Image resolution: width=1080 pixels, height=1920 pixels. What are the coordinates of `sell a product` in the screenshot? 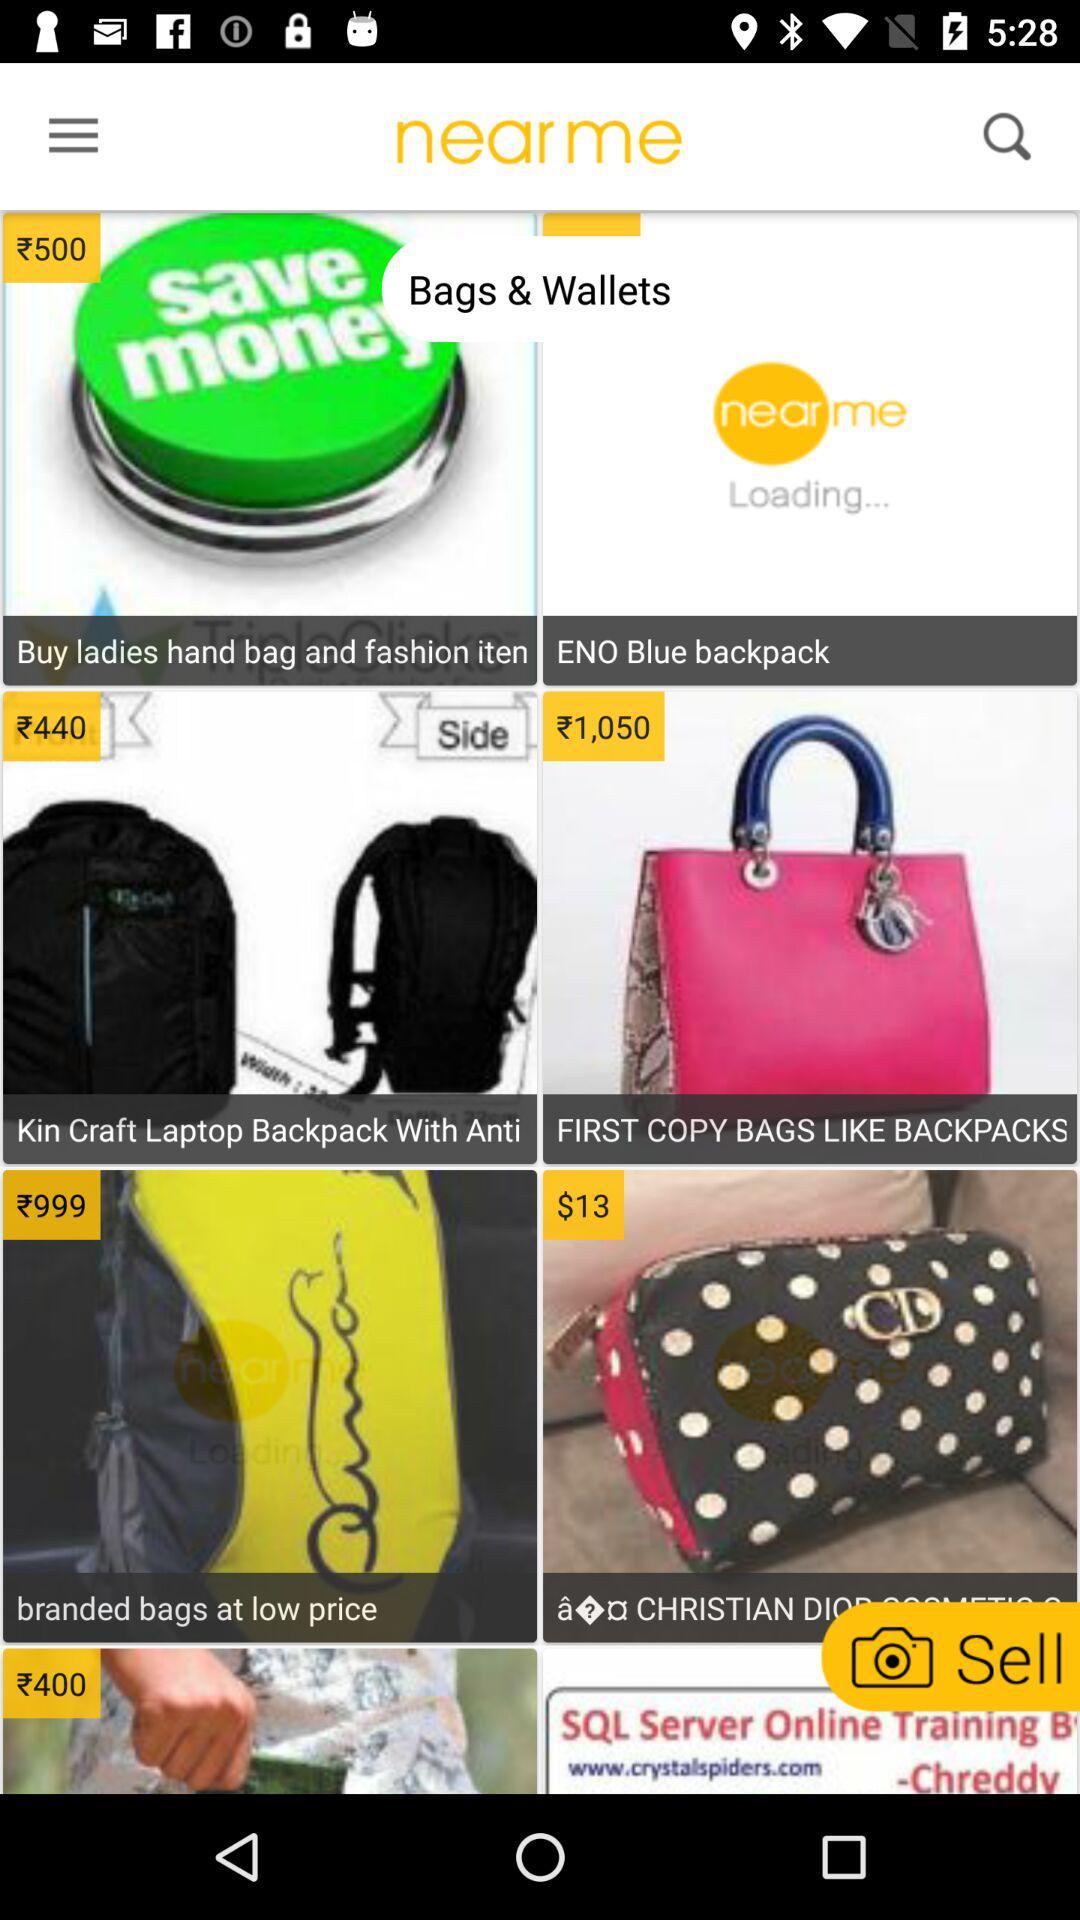 It's located at (947, 1656).